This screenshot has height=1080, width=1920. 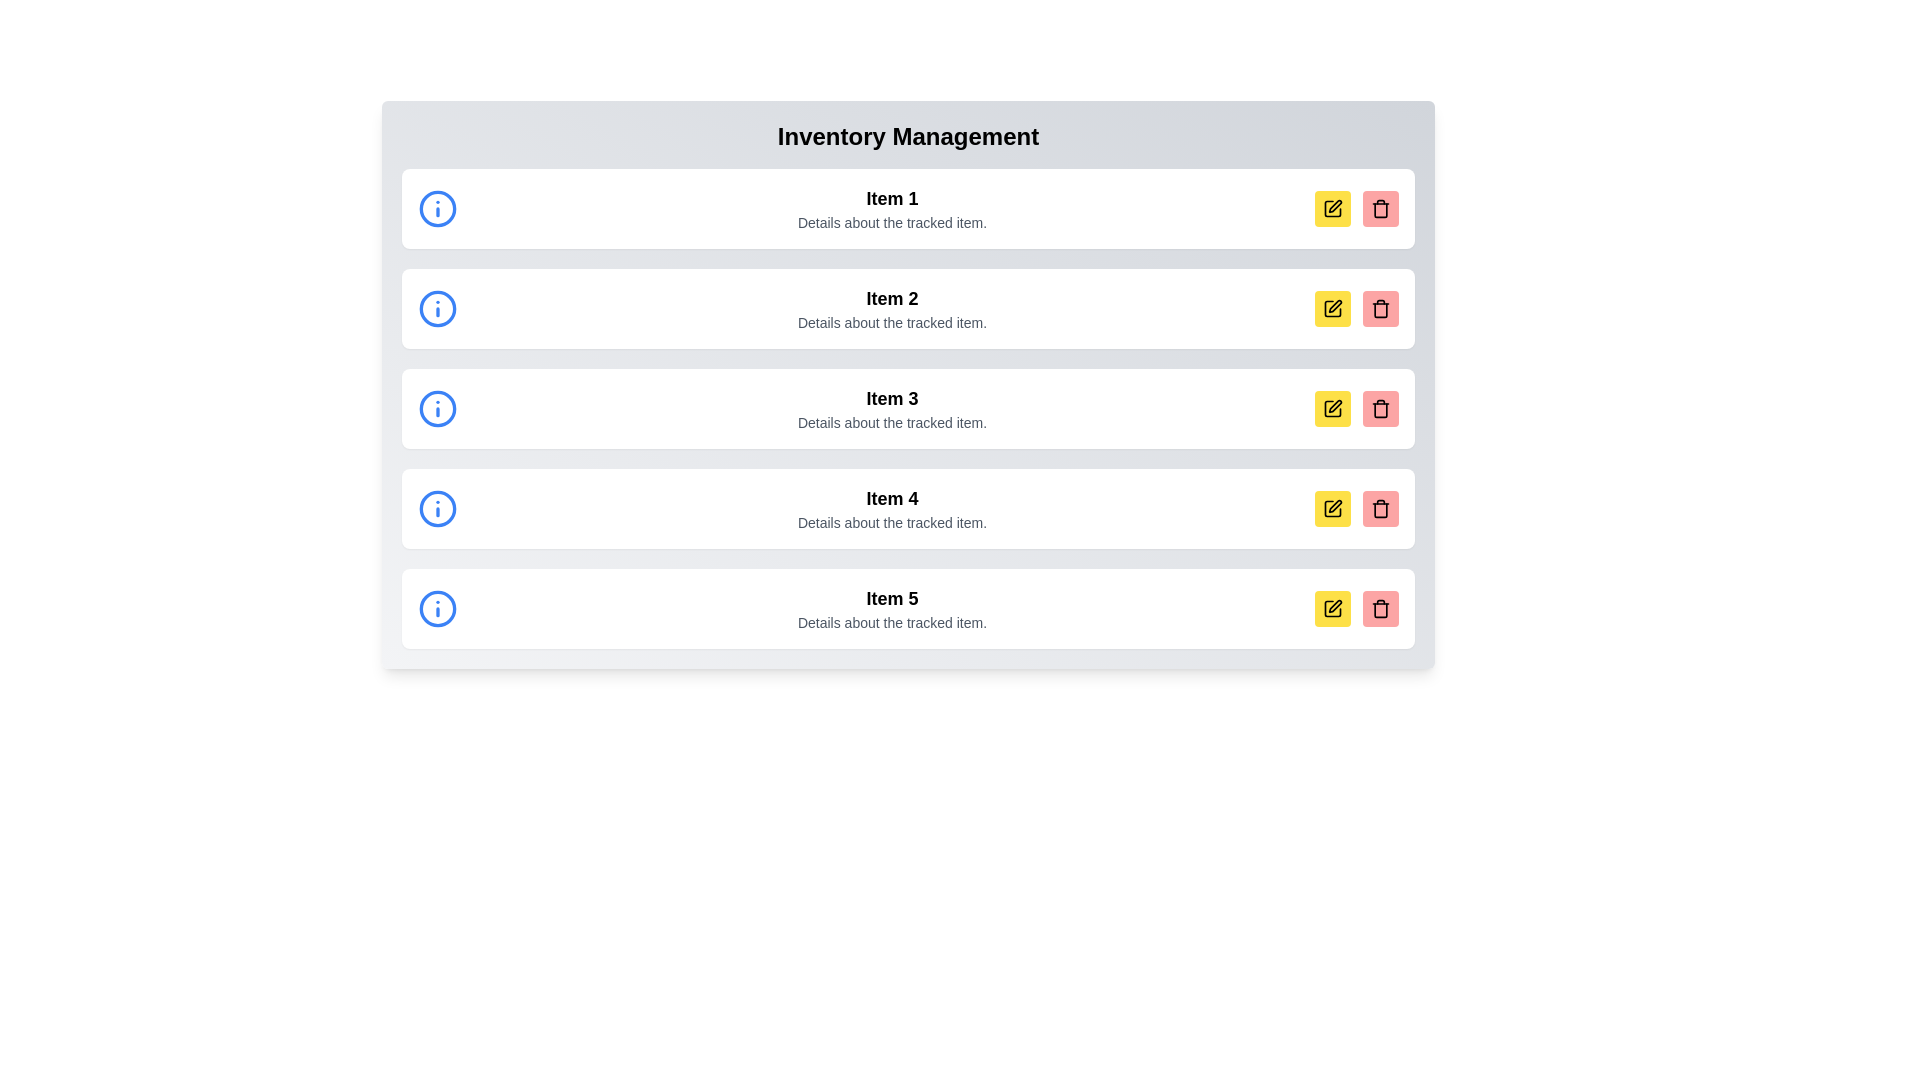 I want to click on the red delete button with a trash can icon located at the bottom-right corner of the list item, so click(x=1380, y=407).